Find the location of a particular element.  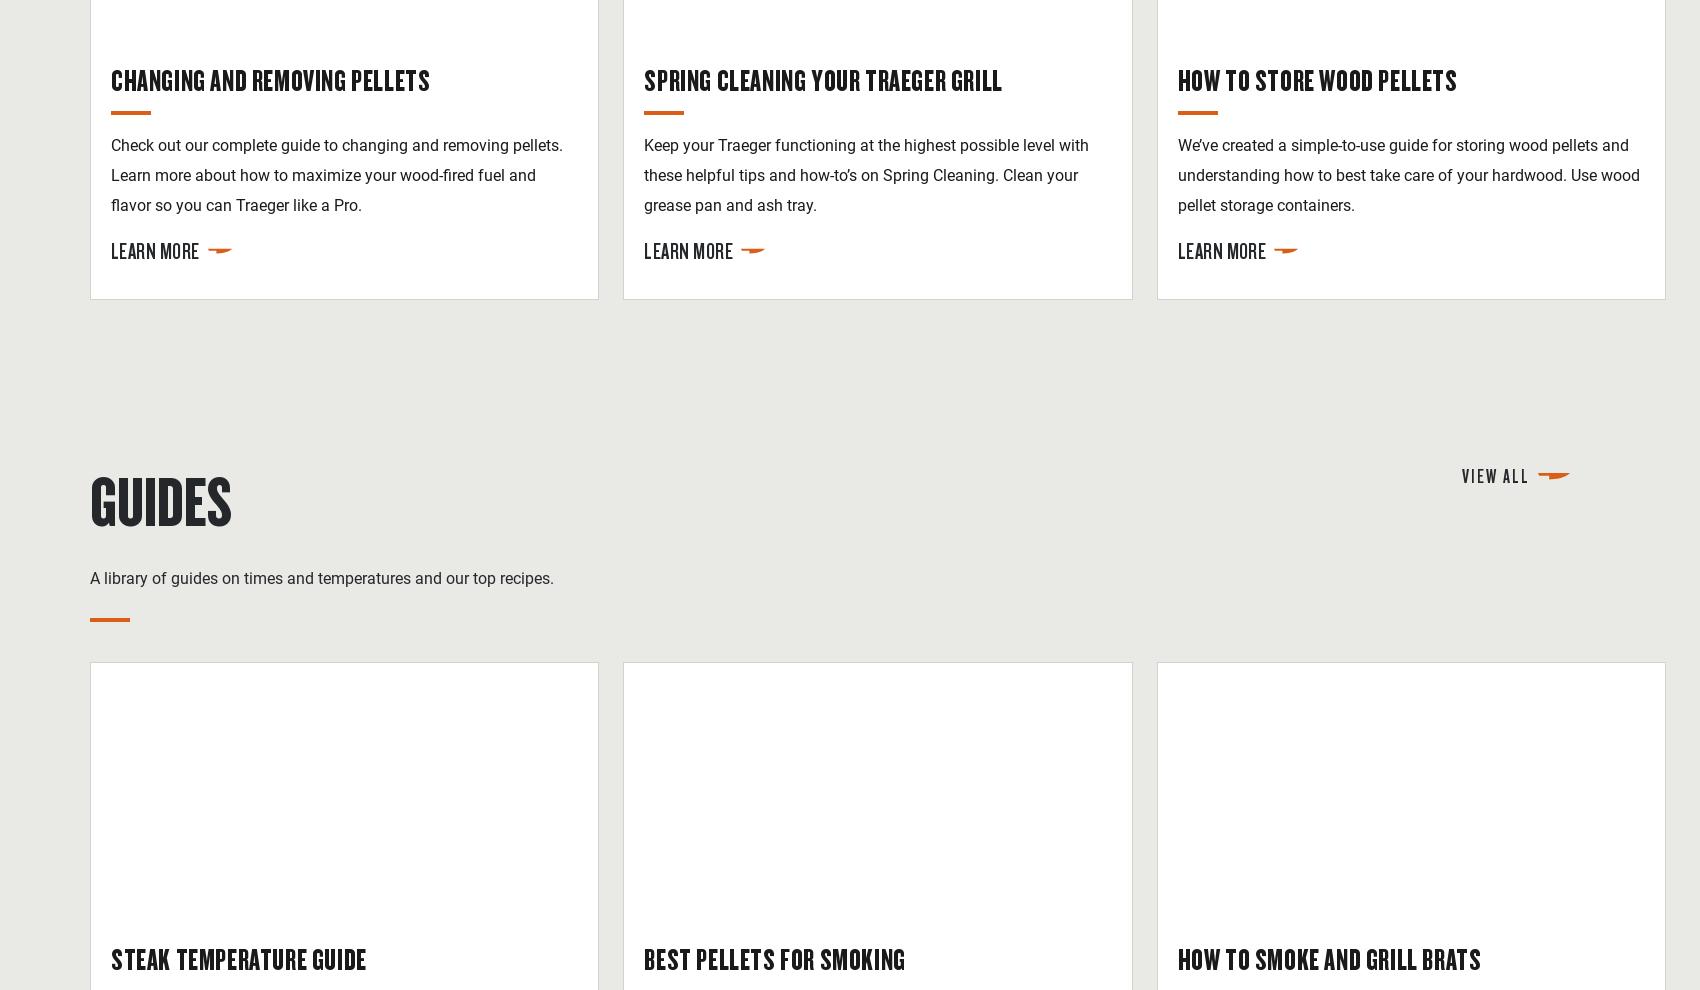

'A library of guides on times and temperatures and our top recipes.' is located at coordinates (320, 578).